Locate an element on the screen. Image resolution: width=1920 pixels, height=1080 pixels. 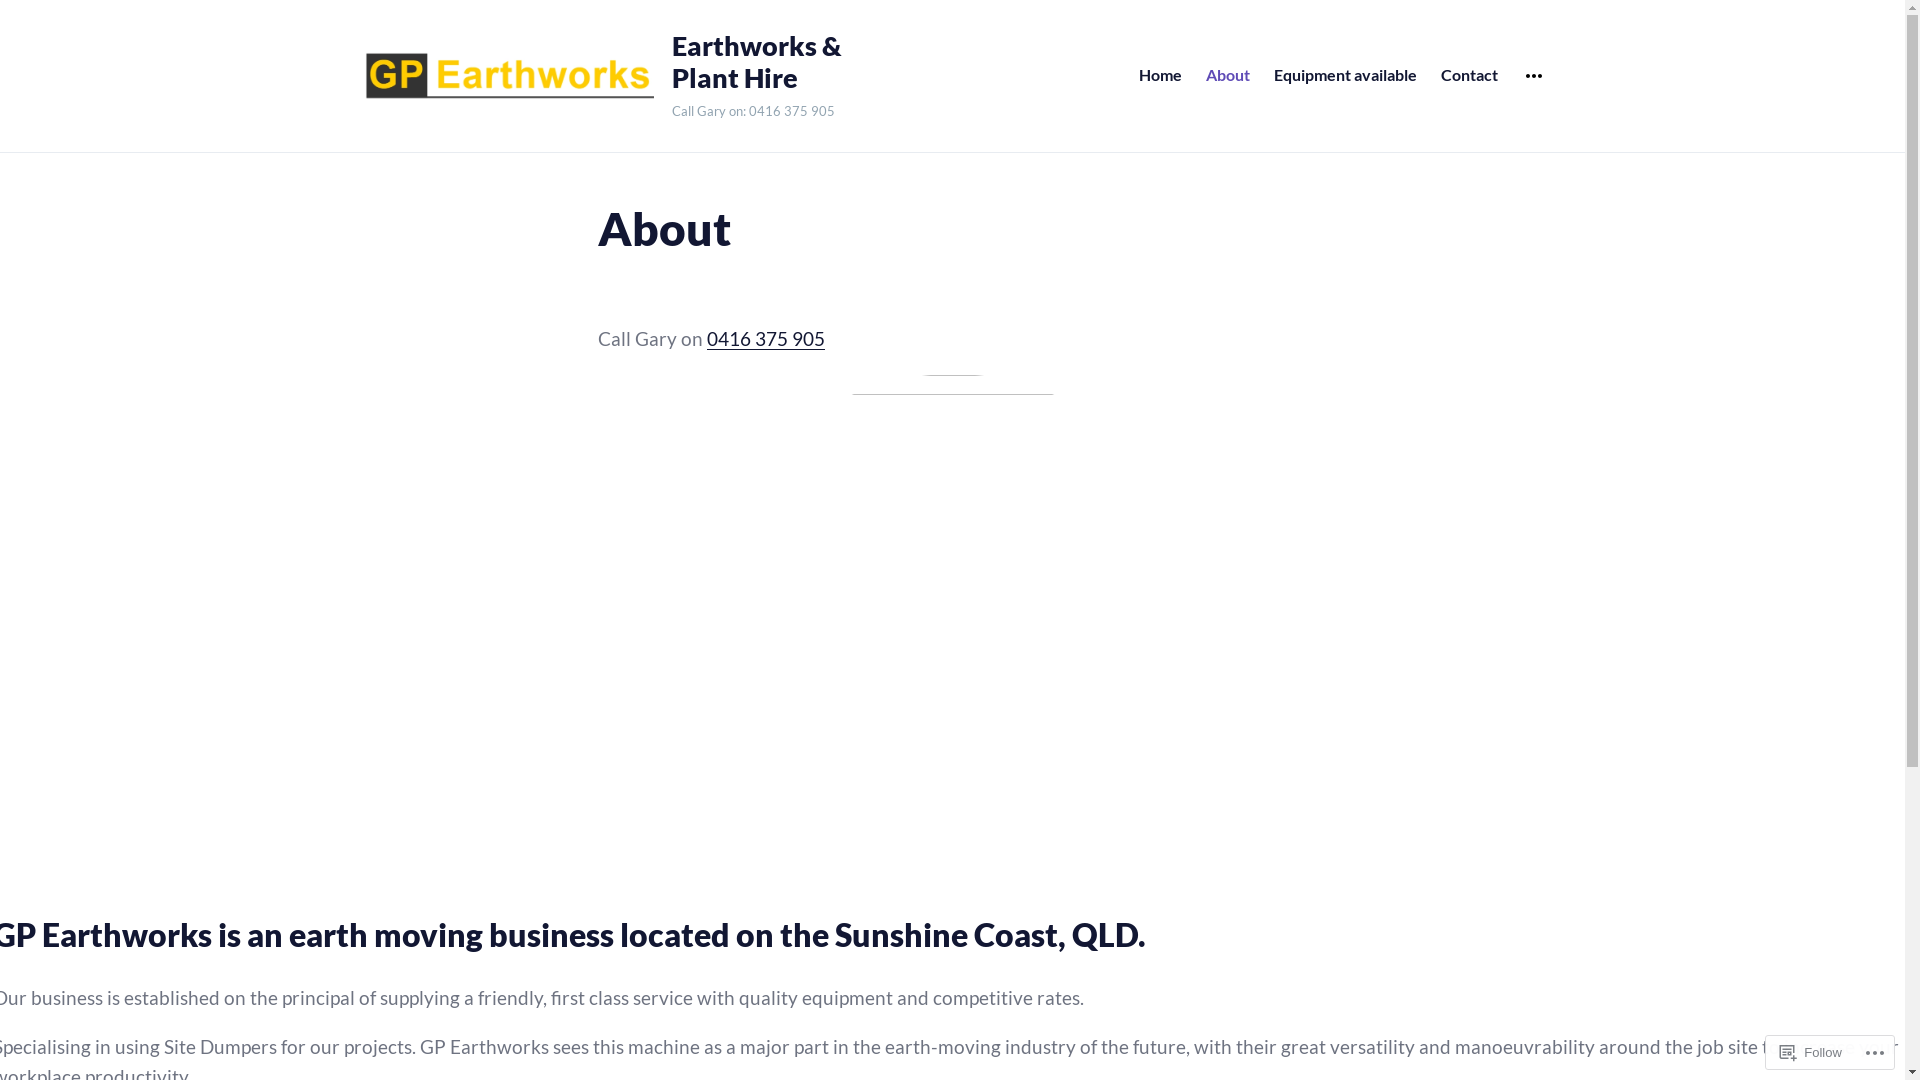
'Follow' is located at coordinates (1810, 1051).